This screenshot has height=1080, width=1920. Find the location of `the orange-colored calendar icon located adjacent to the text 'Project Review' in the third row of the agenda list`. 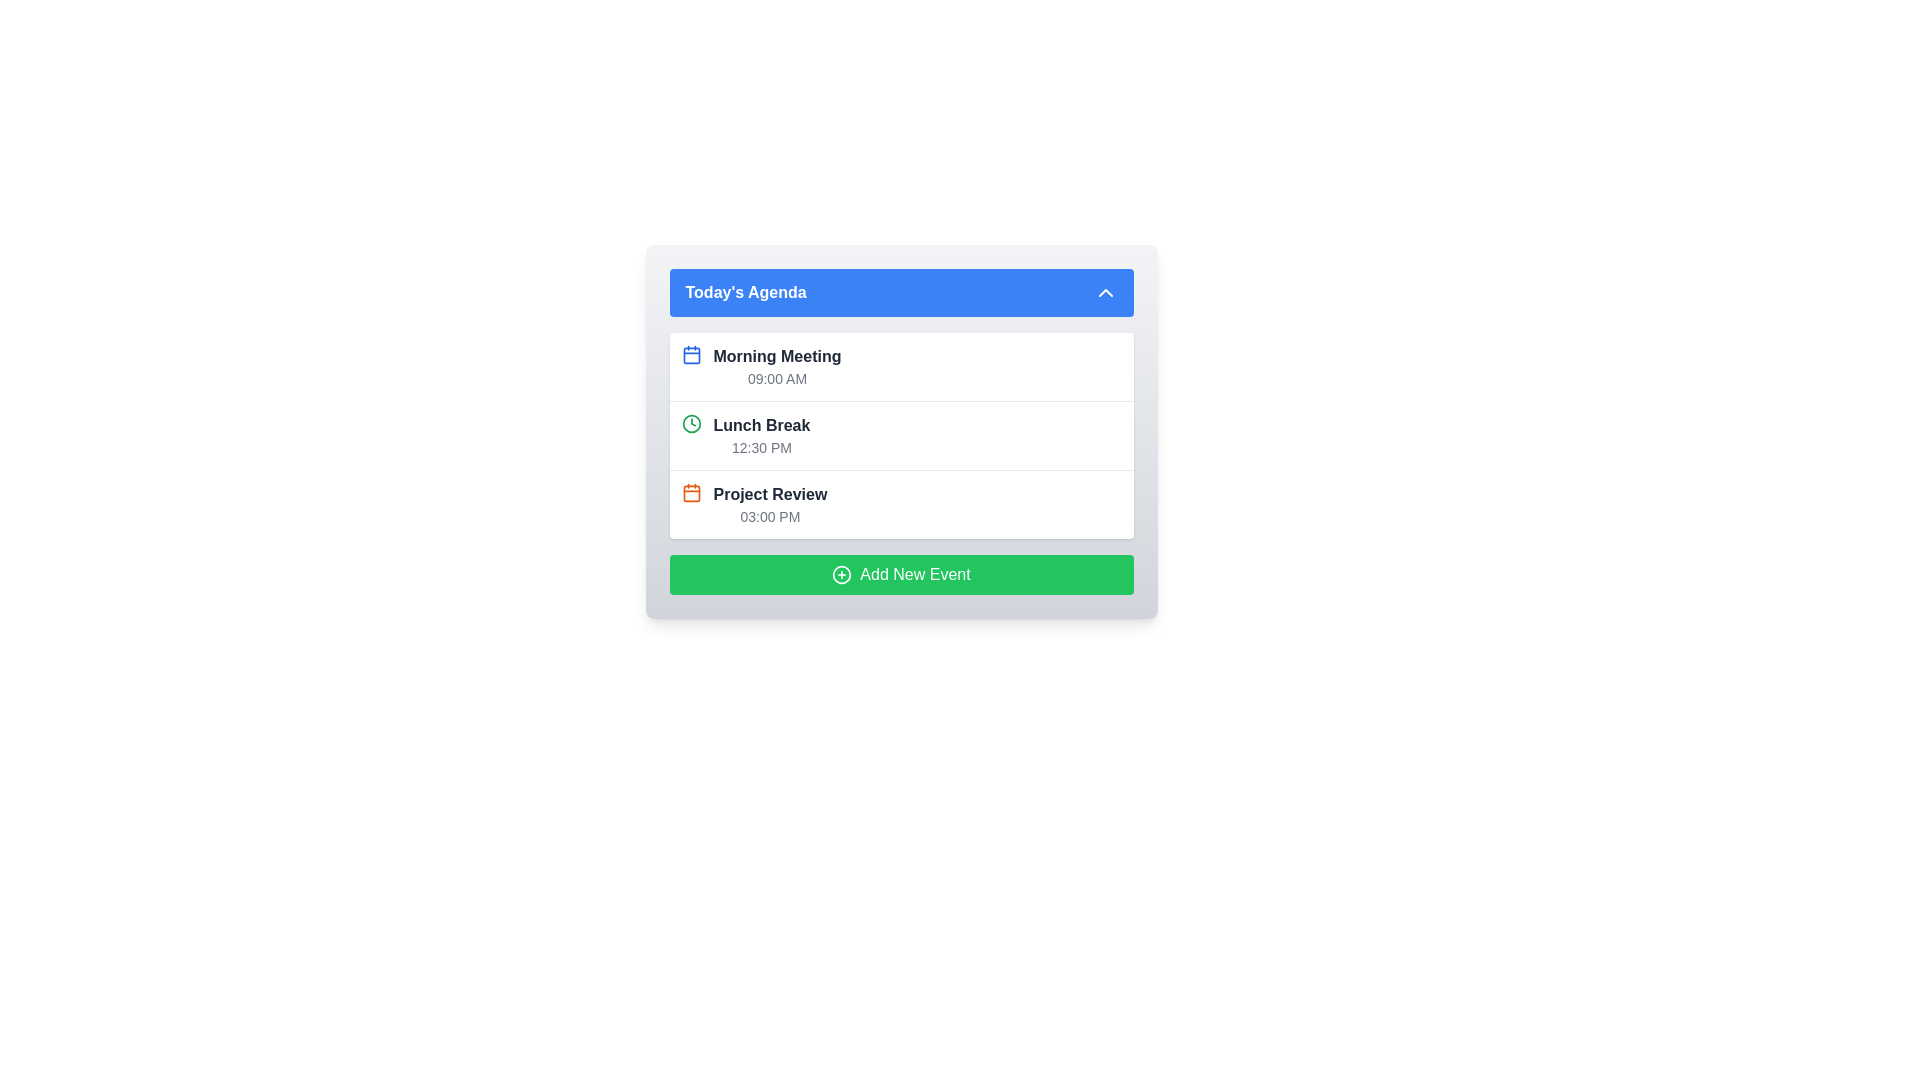

the orange-colored calendar icon located adjacent to the text 'Project Review' in the third row of the agenda list is located at coordinates (691, 493).